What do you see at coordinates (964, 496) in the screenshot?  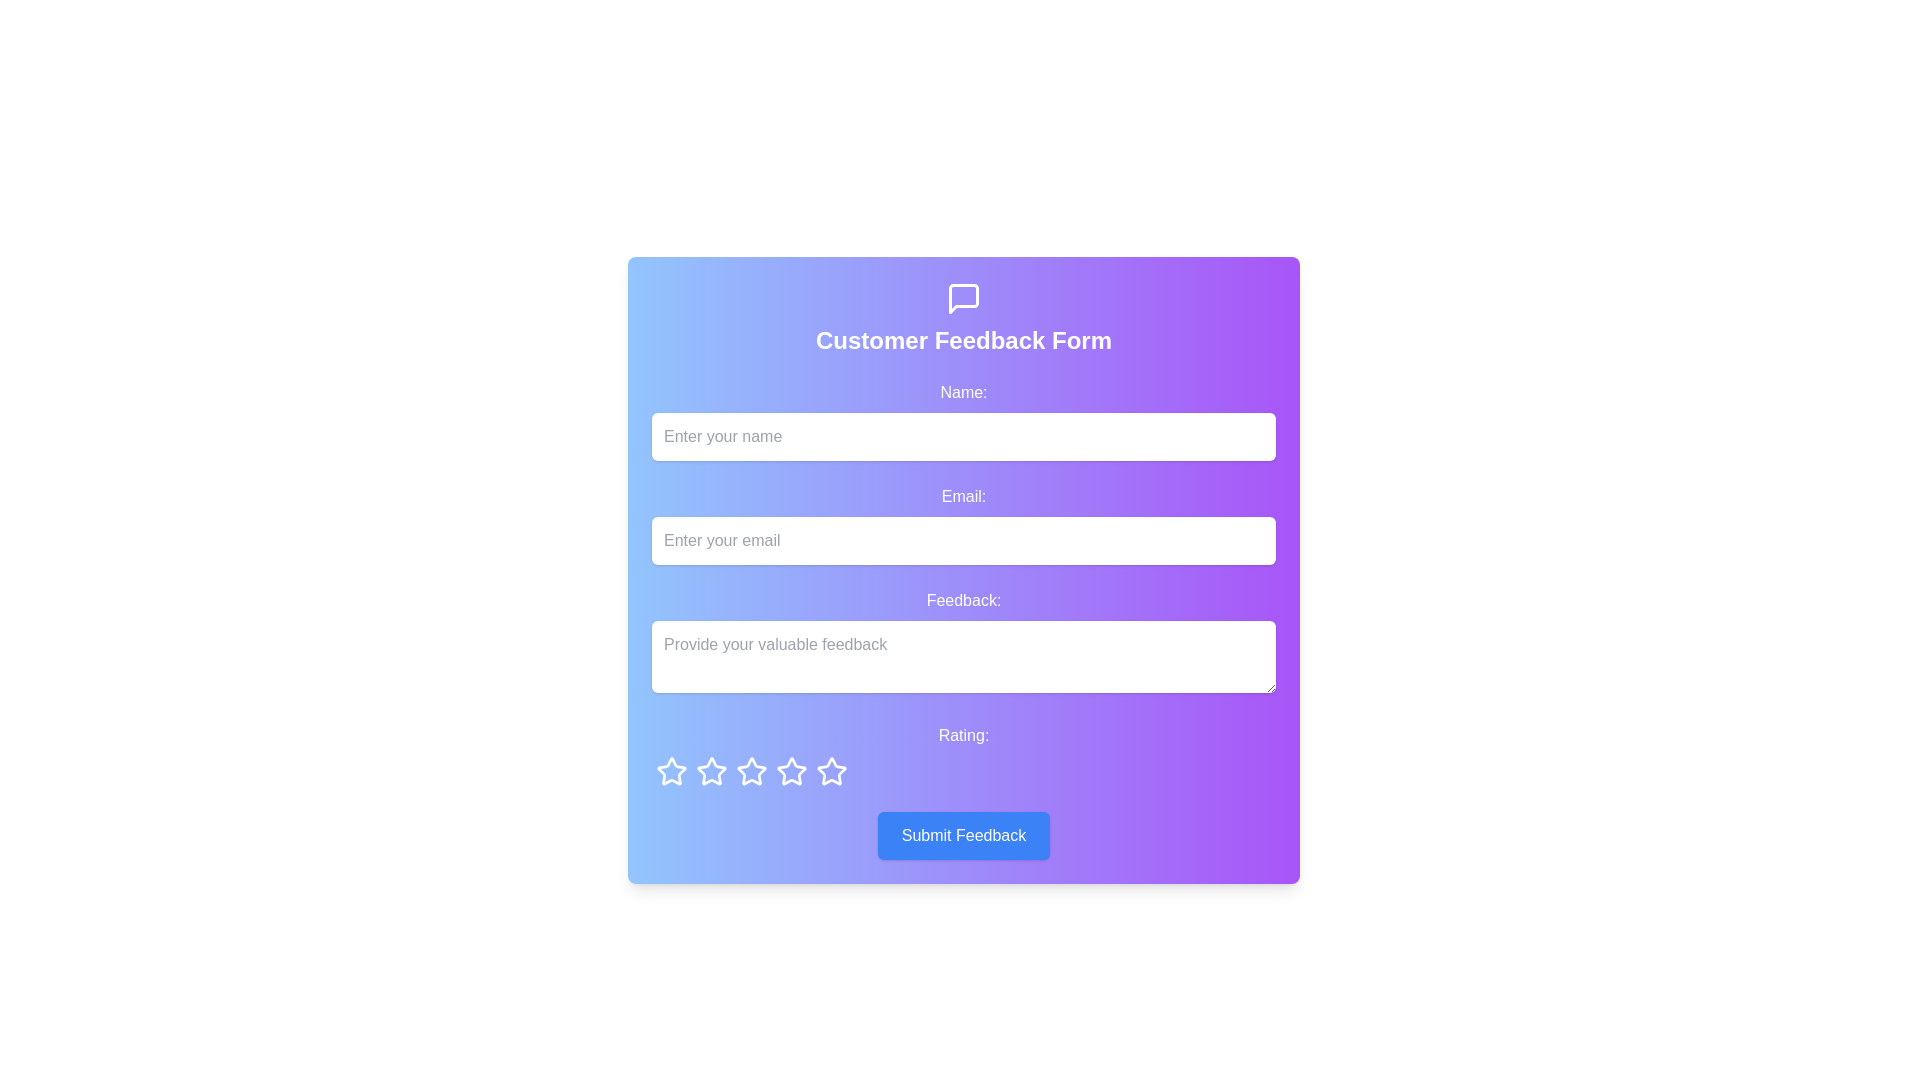 I see `label text displaying 'Email:' which is a white font label located above the email input field, centered in the form layout` at bounding box center [964, 496].